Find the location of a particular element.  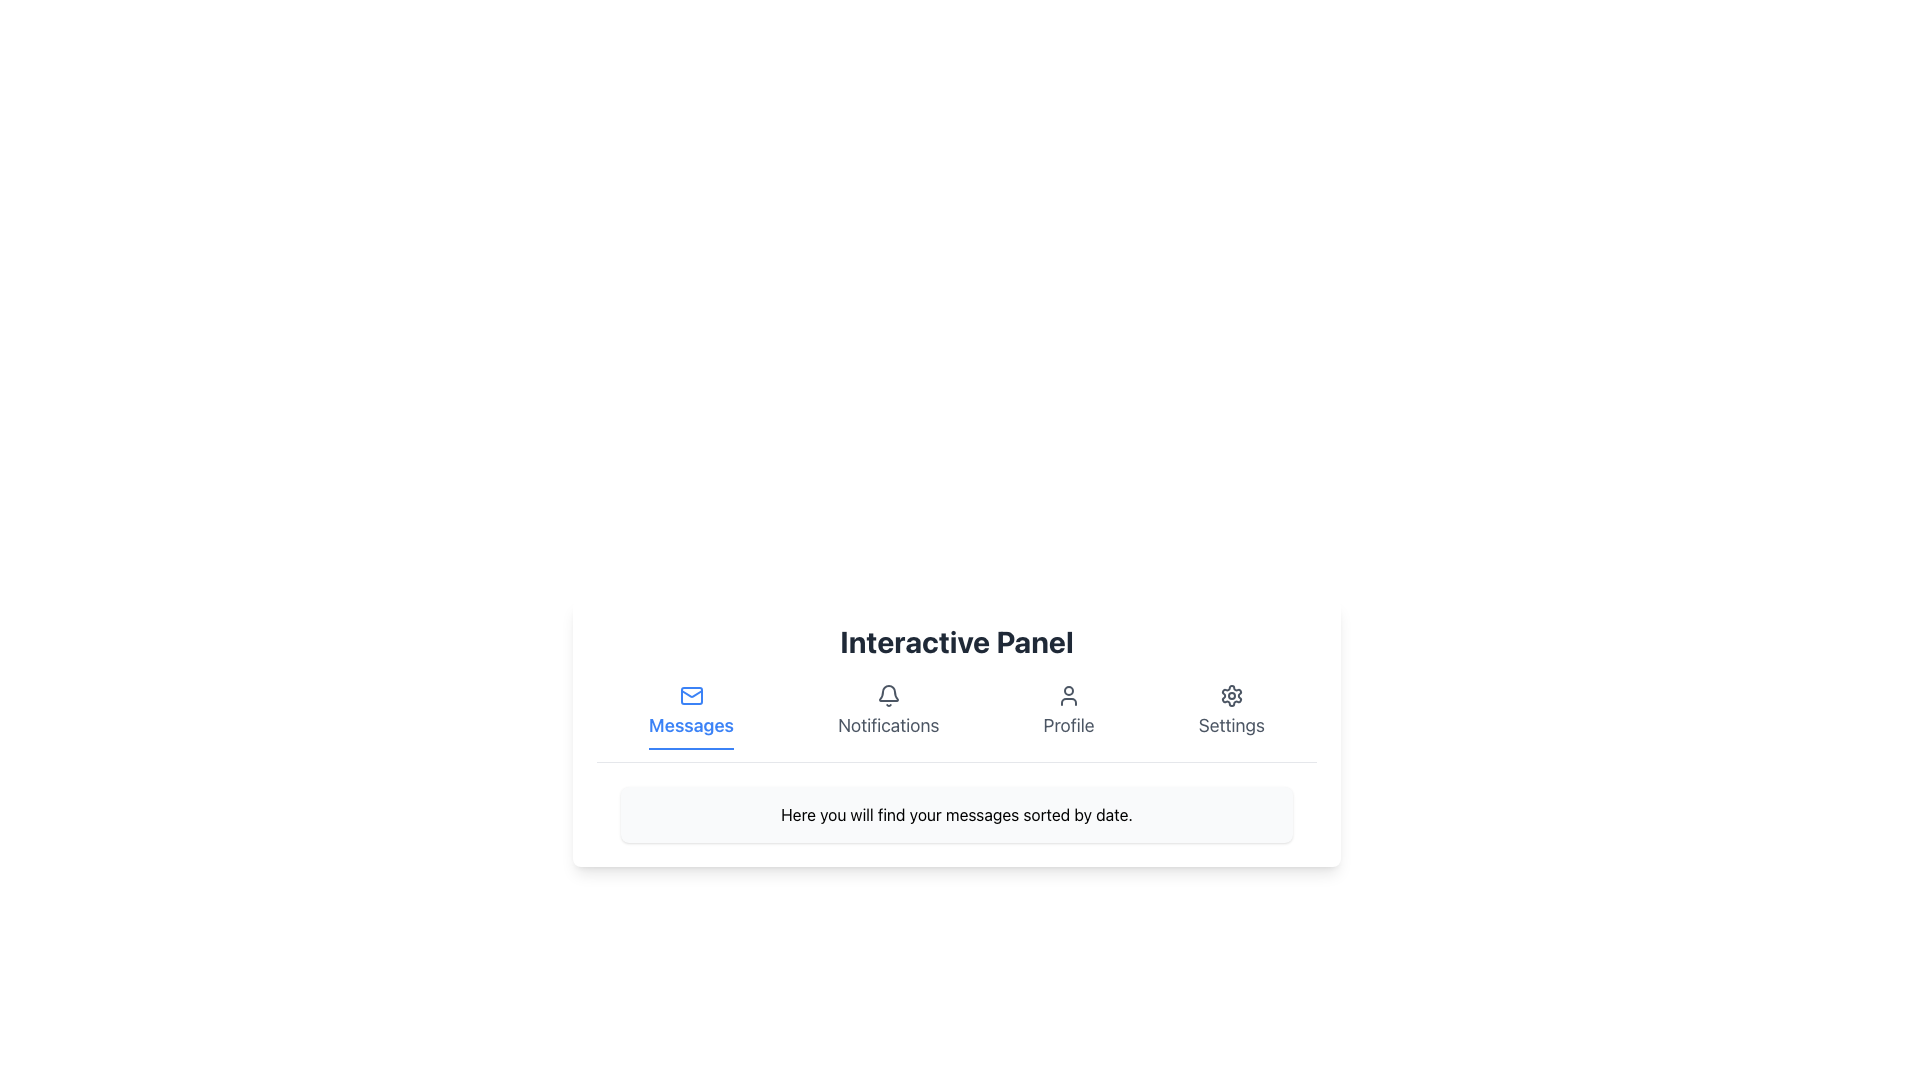

the 'Profile' text label in the horizontal navigation menu, which is the fourth label situated below a user silhouette icon is located at coordinates (1068, 725).